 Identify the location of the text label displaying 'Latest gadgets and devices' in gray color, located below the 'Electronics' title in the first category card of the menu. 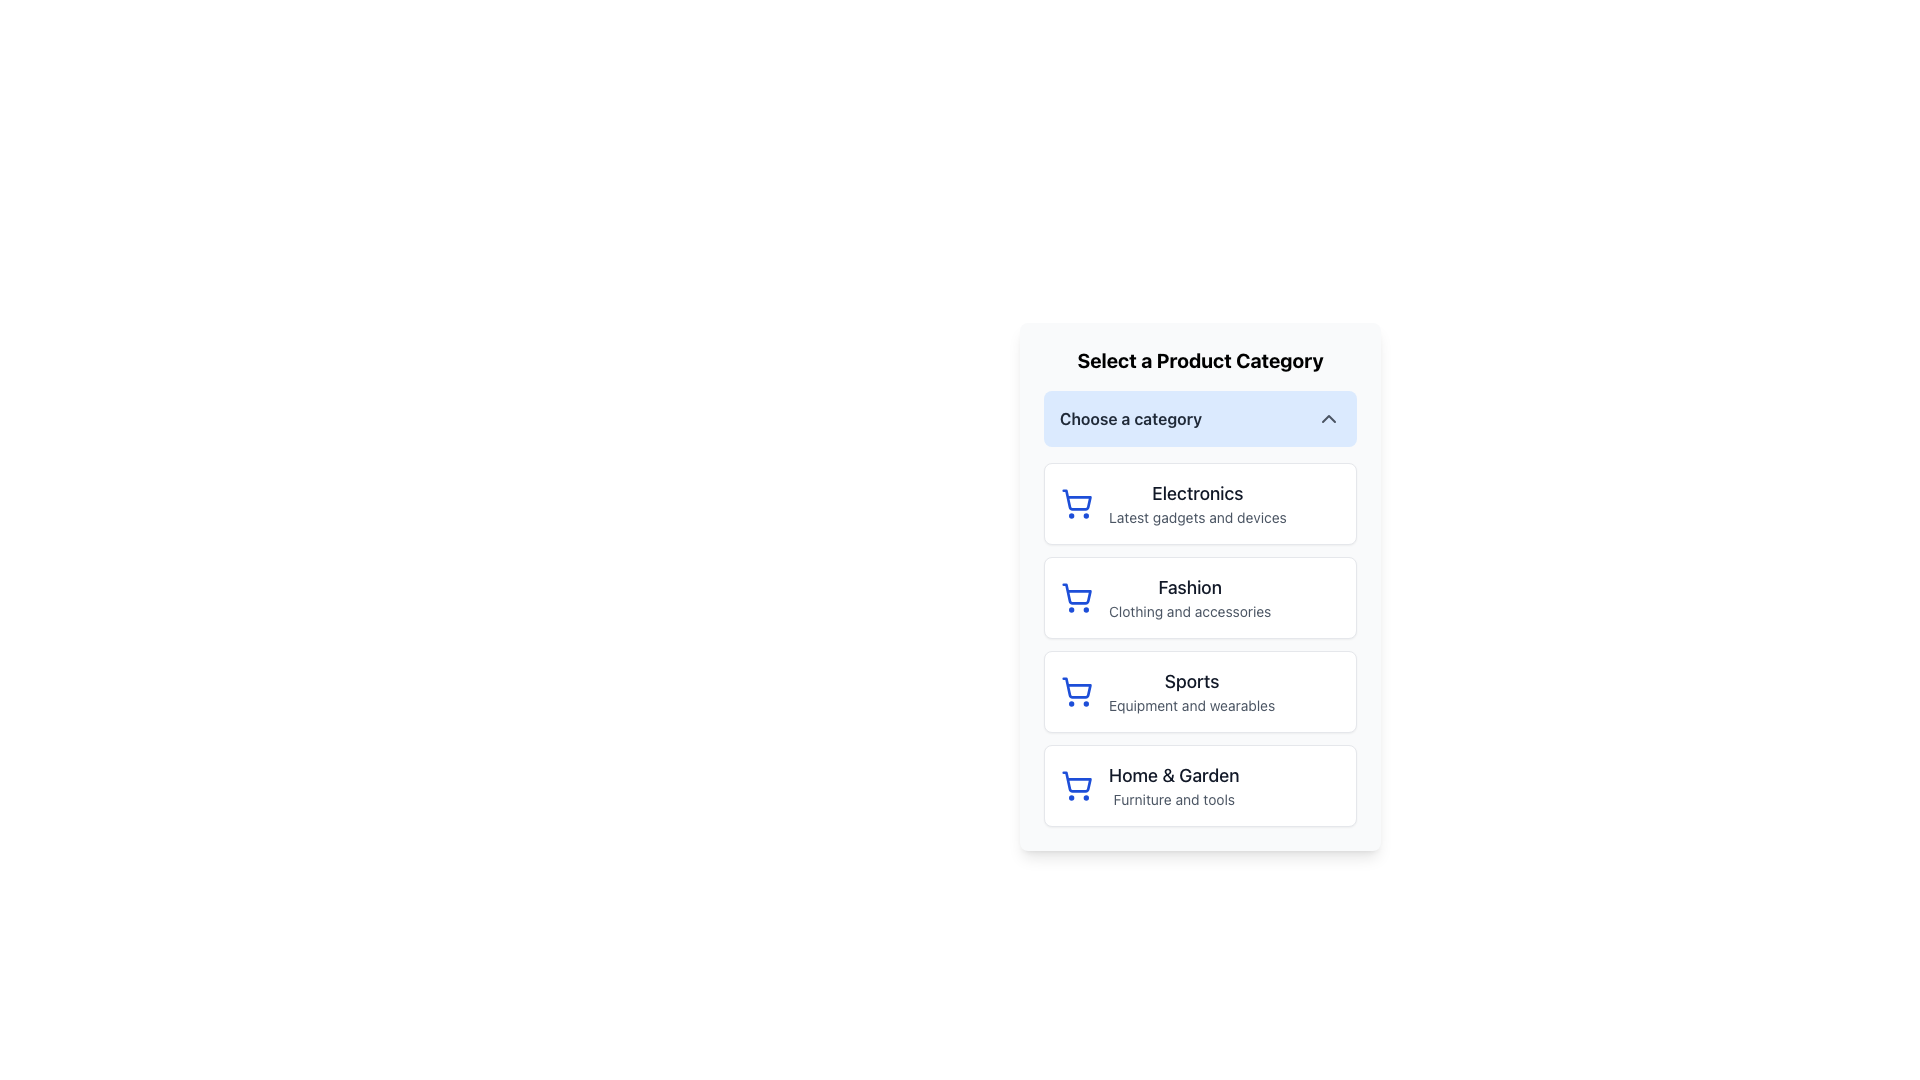
(1197, 516).